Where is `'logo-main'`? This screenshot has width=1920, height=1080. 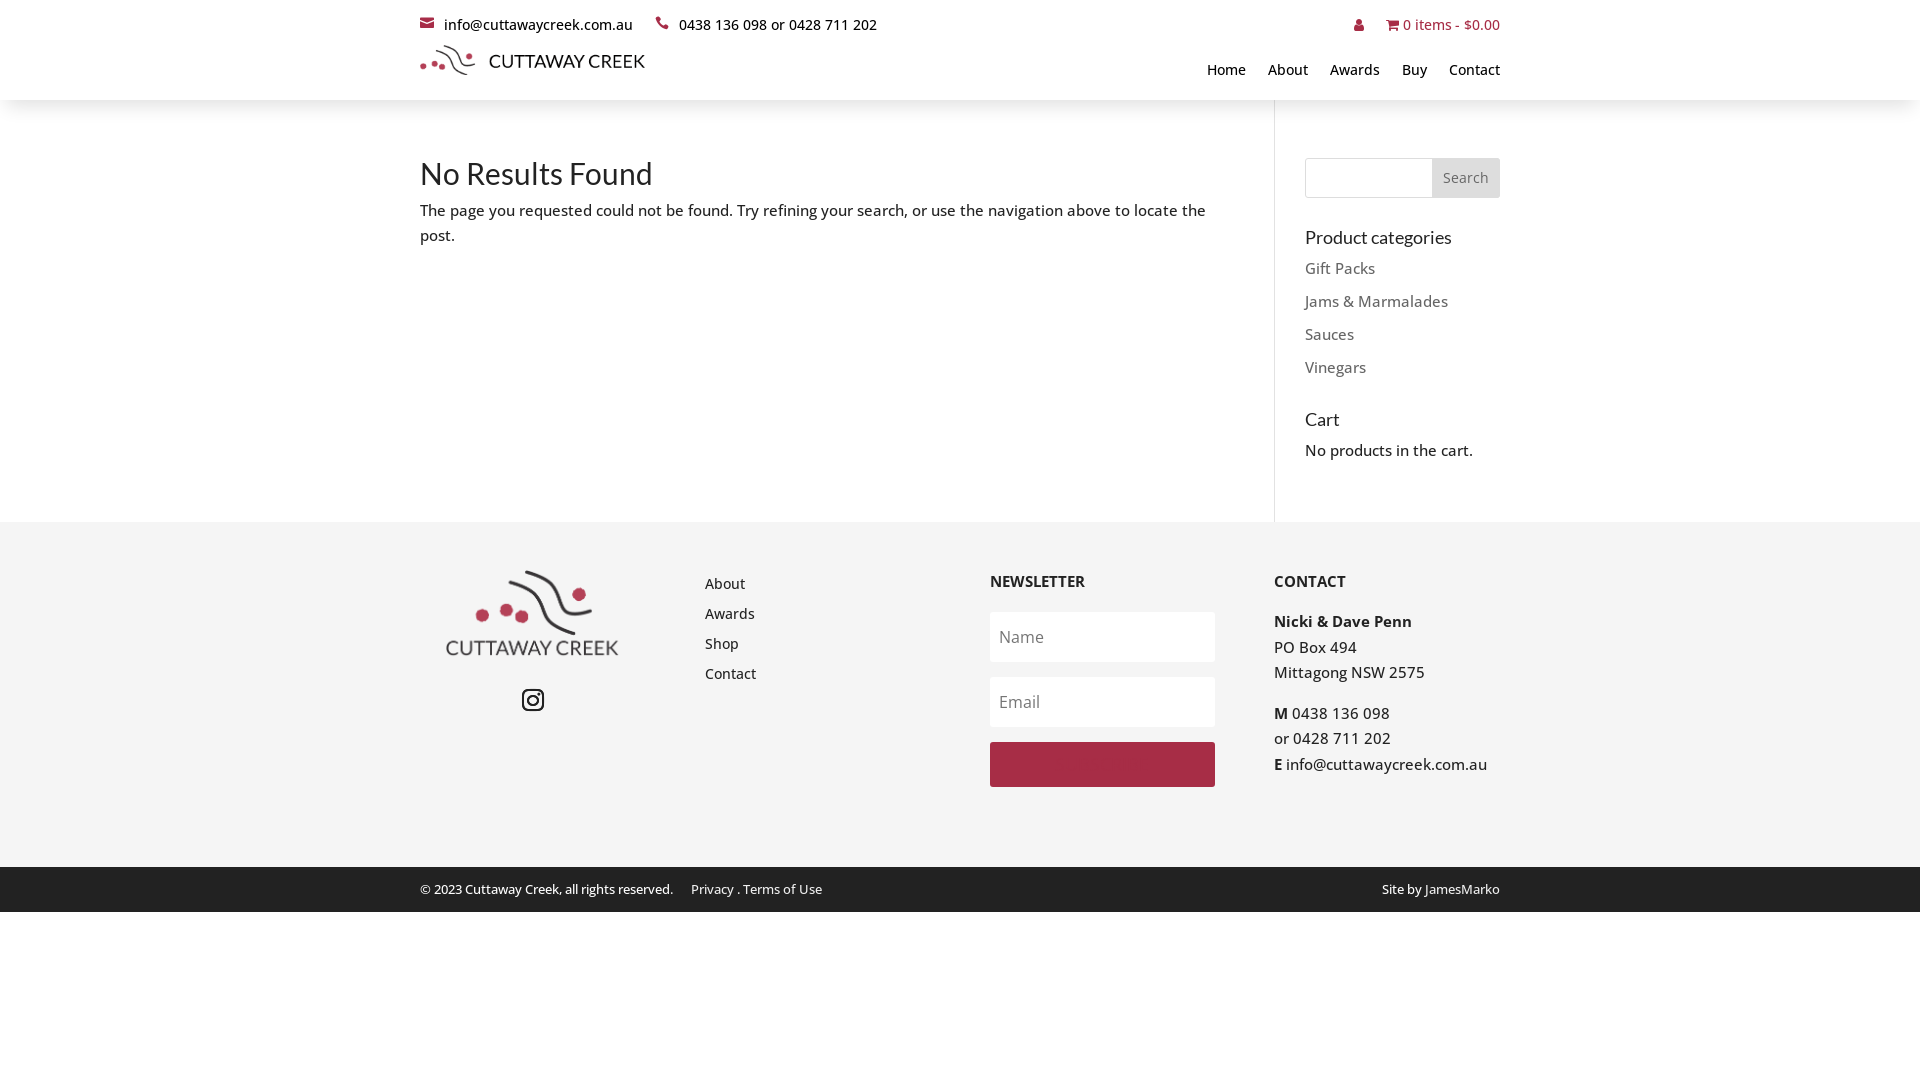 'logo-main' is located at coordinates (532, 60).